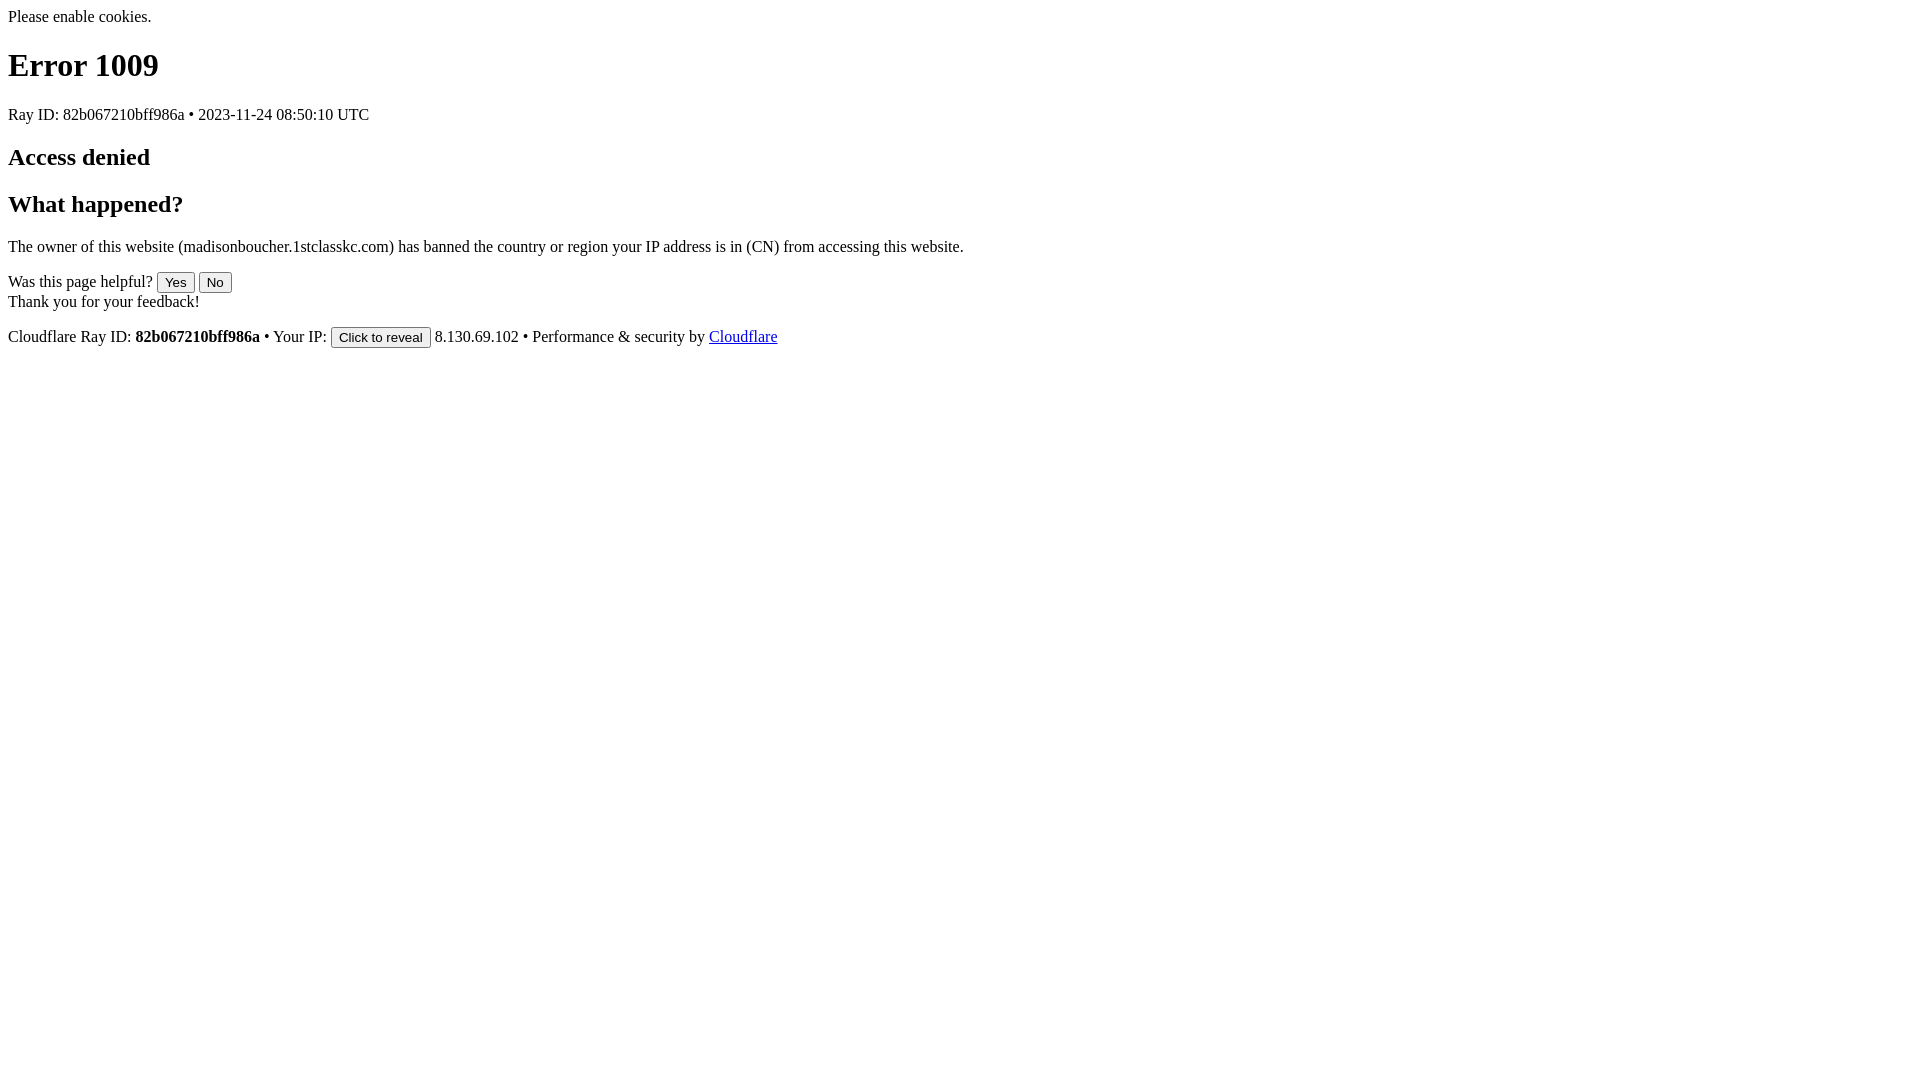  I want to click on 'Click to reveal', so click(380, 336).